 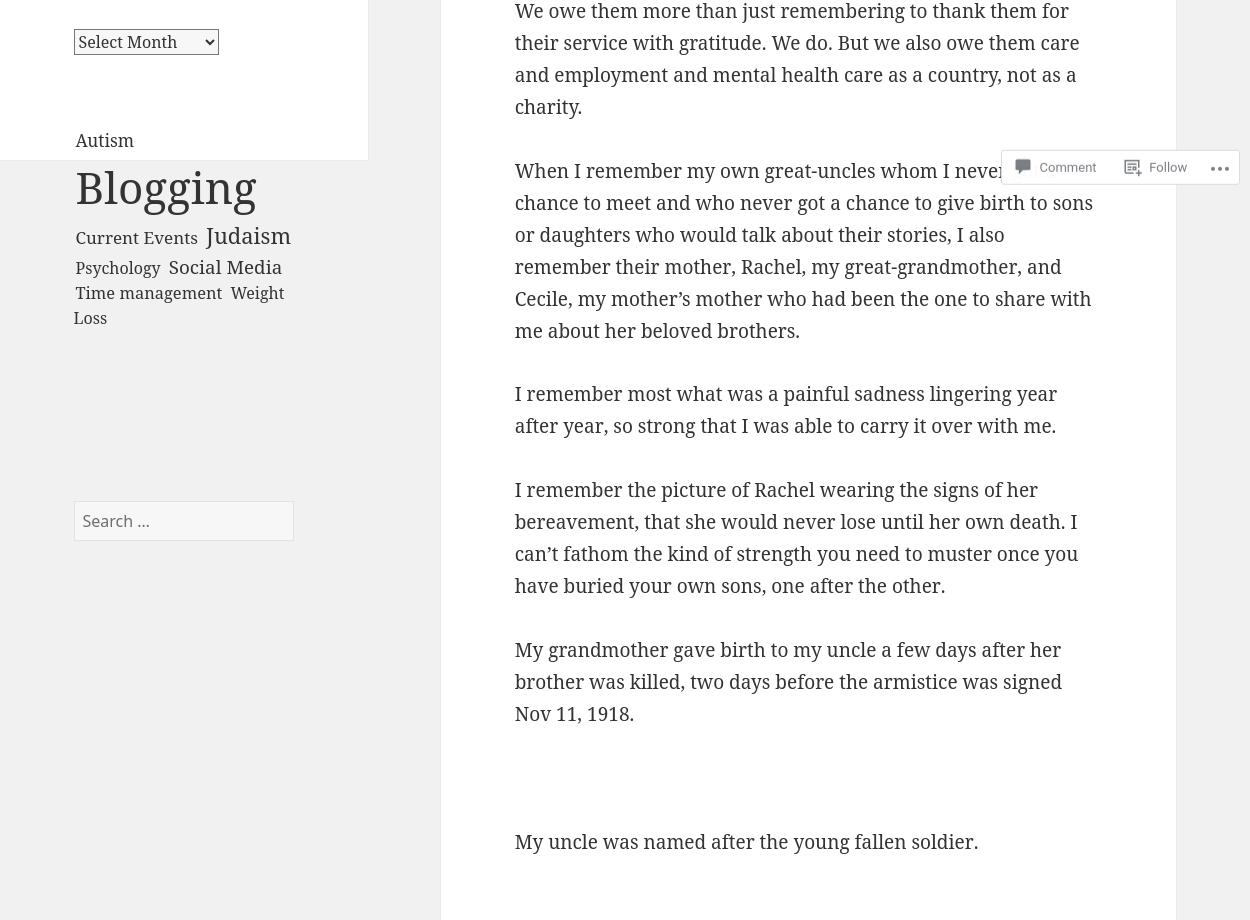 I want to click on 'Current Events', so click(x=74, y=236).